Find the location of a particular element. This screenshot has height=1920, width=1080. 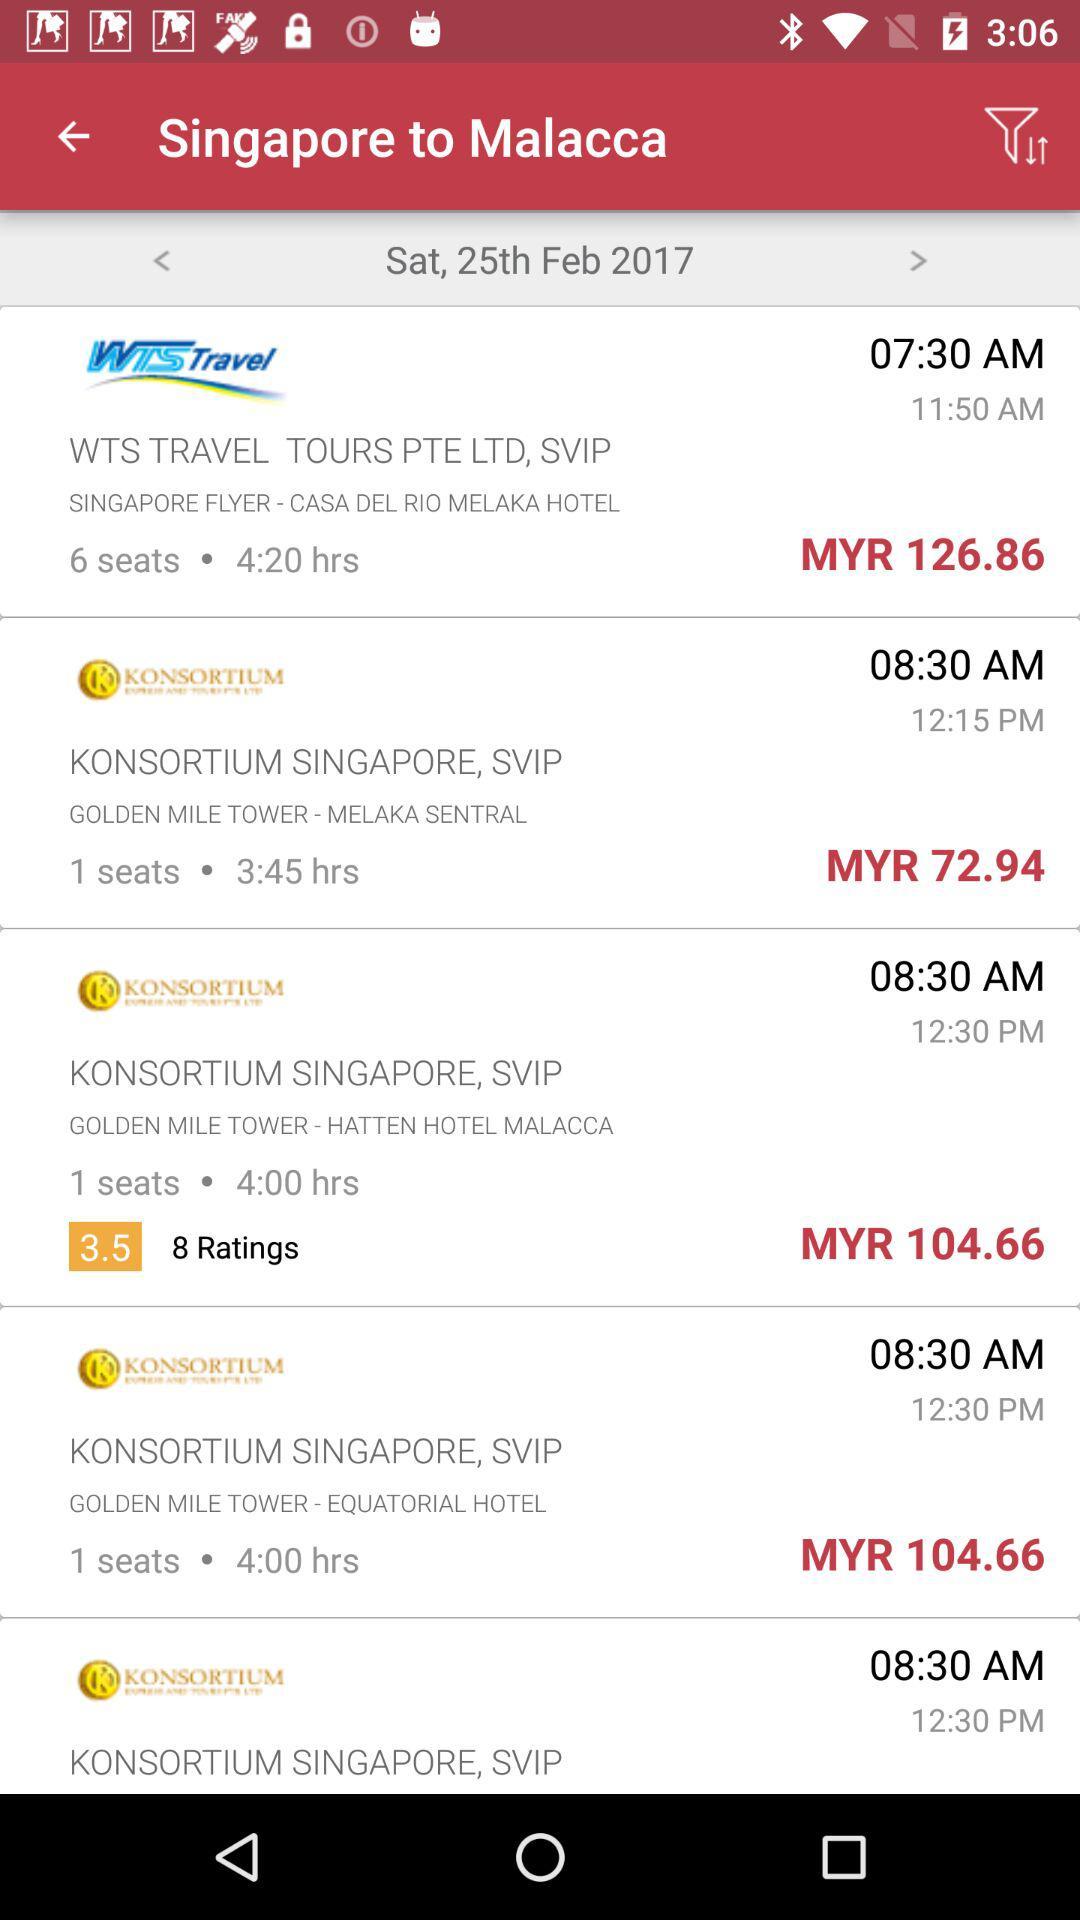

next day options is located at coordinates (918, 257).